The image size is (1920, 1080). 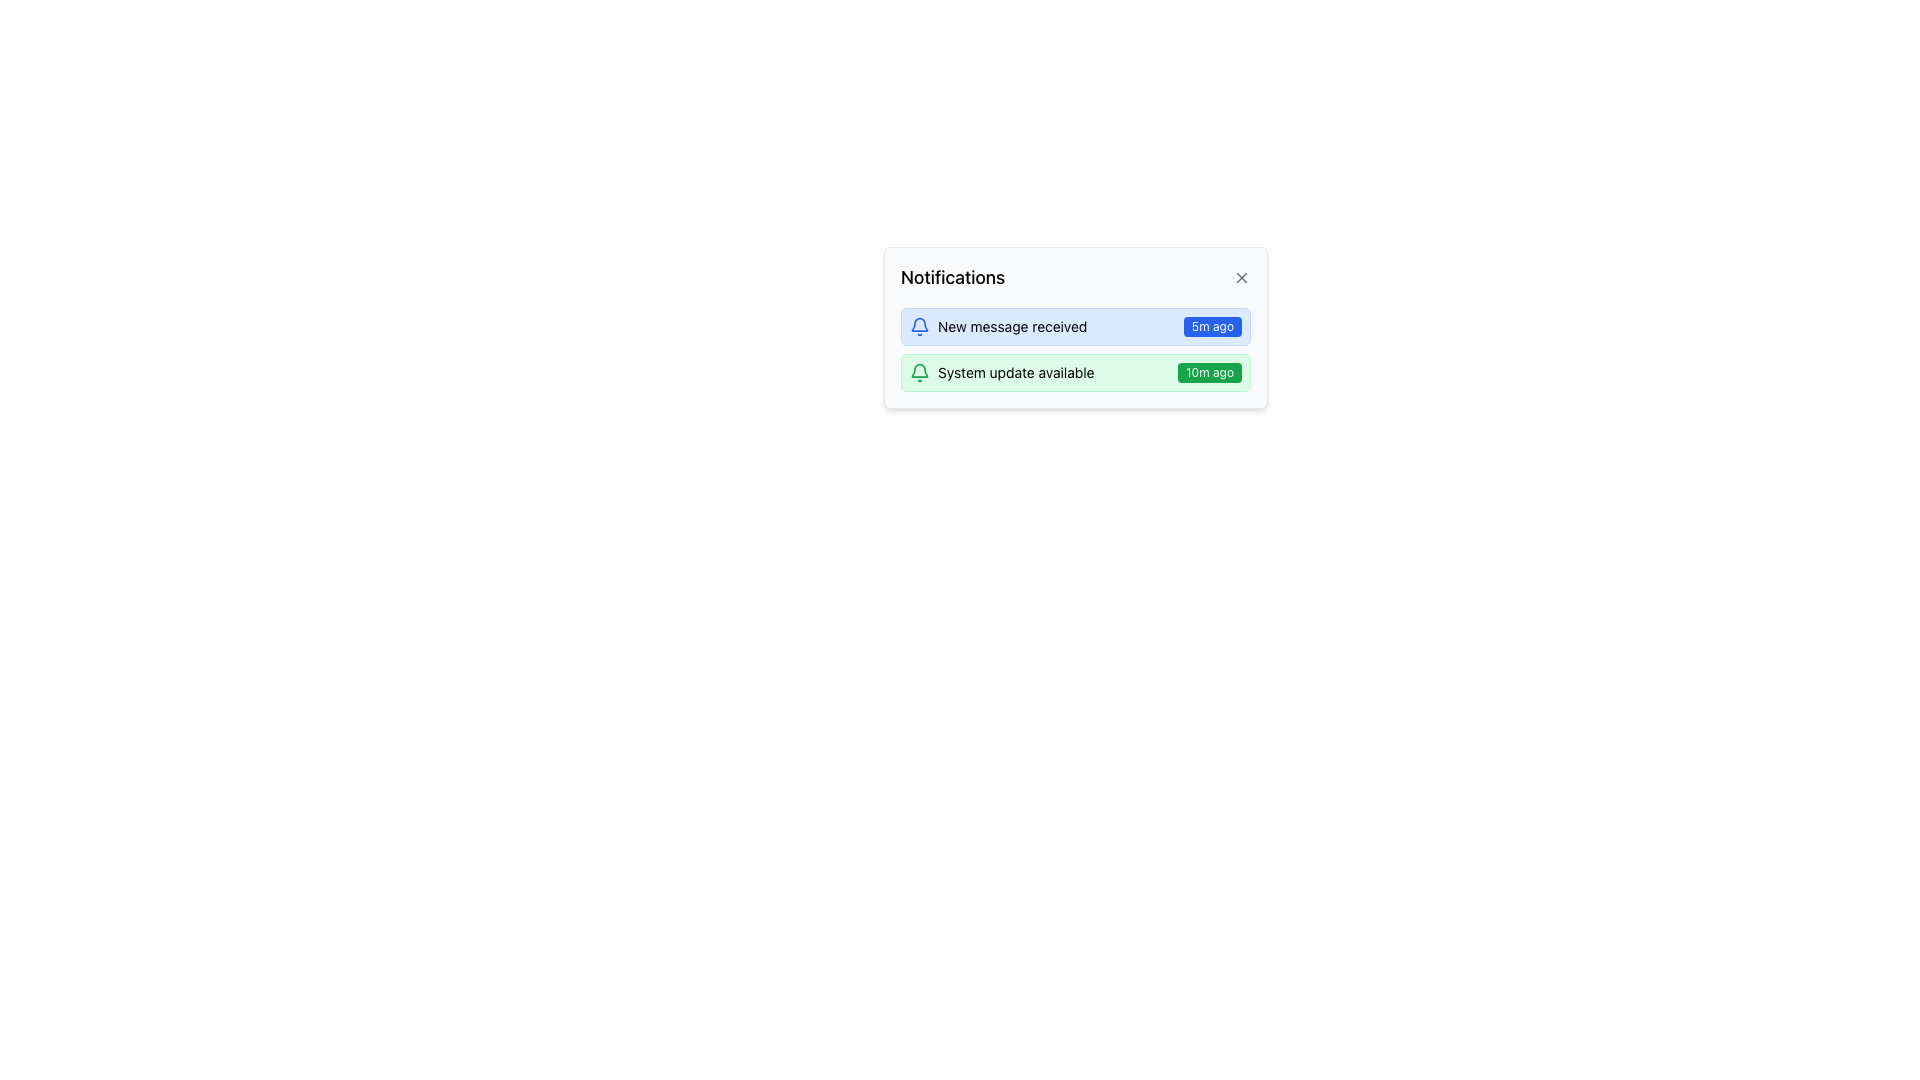 I want to click on the 'X' button in the top-right corner of the notification panel, so click(x=1241, y=277).